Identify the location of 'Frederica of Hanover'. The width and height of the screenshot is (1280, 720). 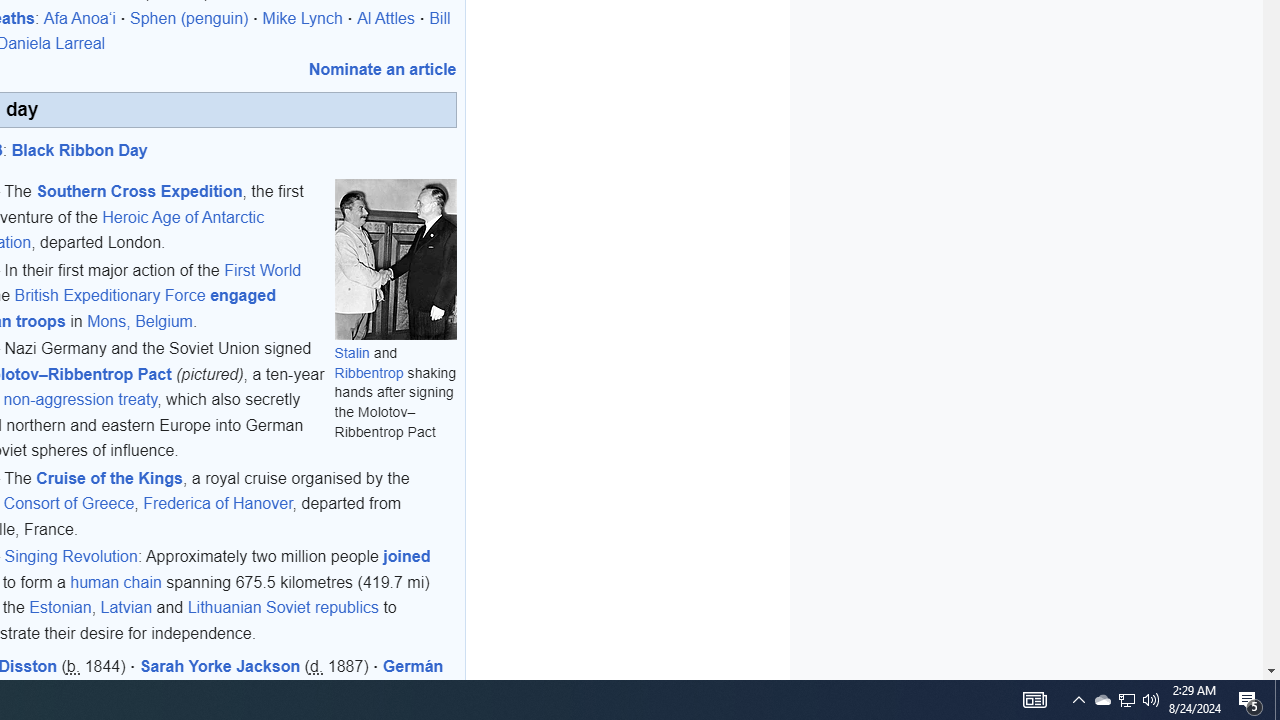
(218, 502).